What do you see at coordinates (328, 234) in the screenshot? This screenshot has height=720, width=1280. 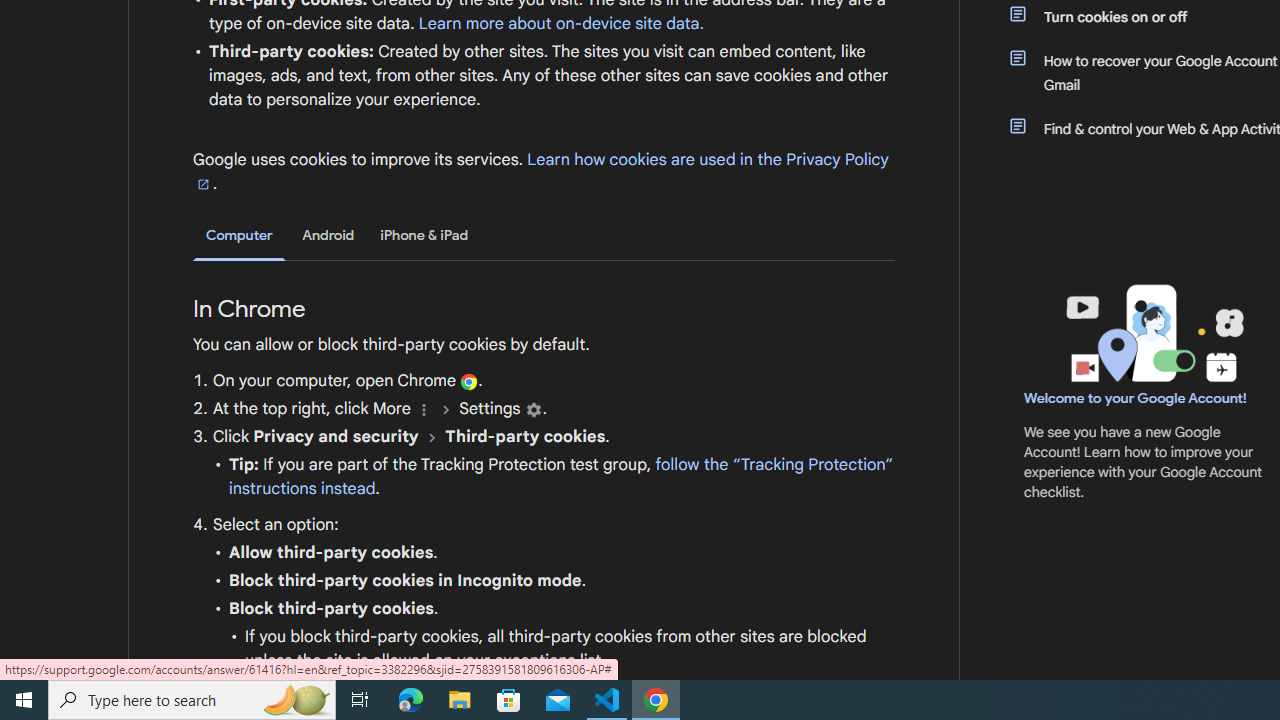 I see `'Android'` at bounding box center [328, 234].